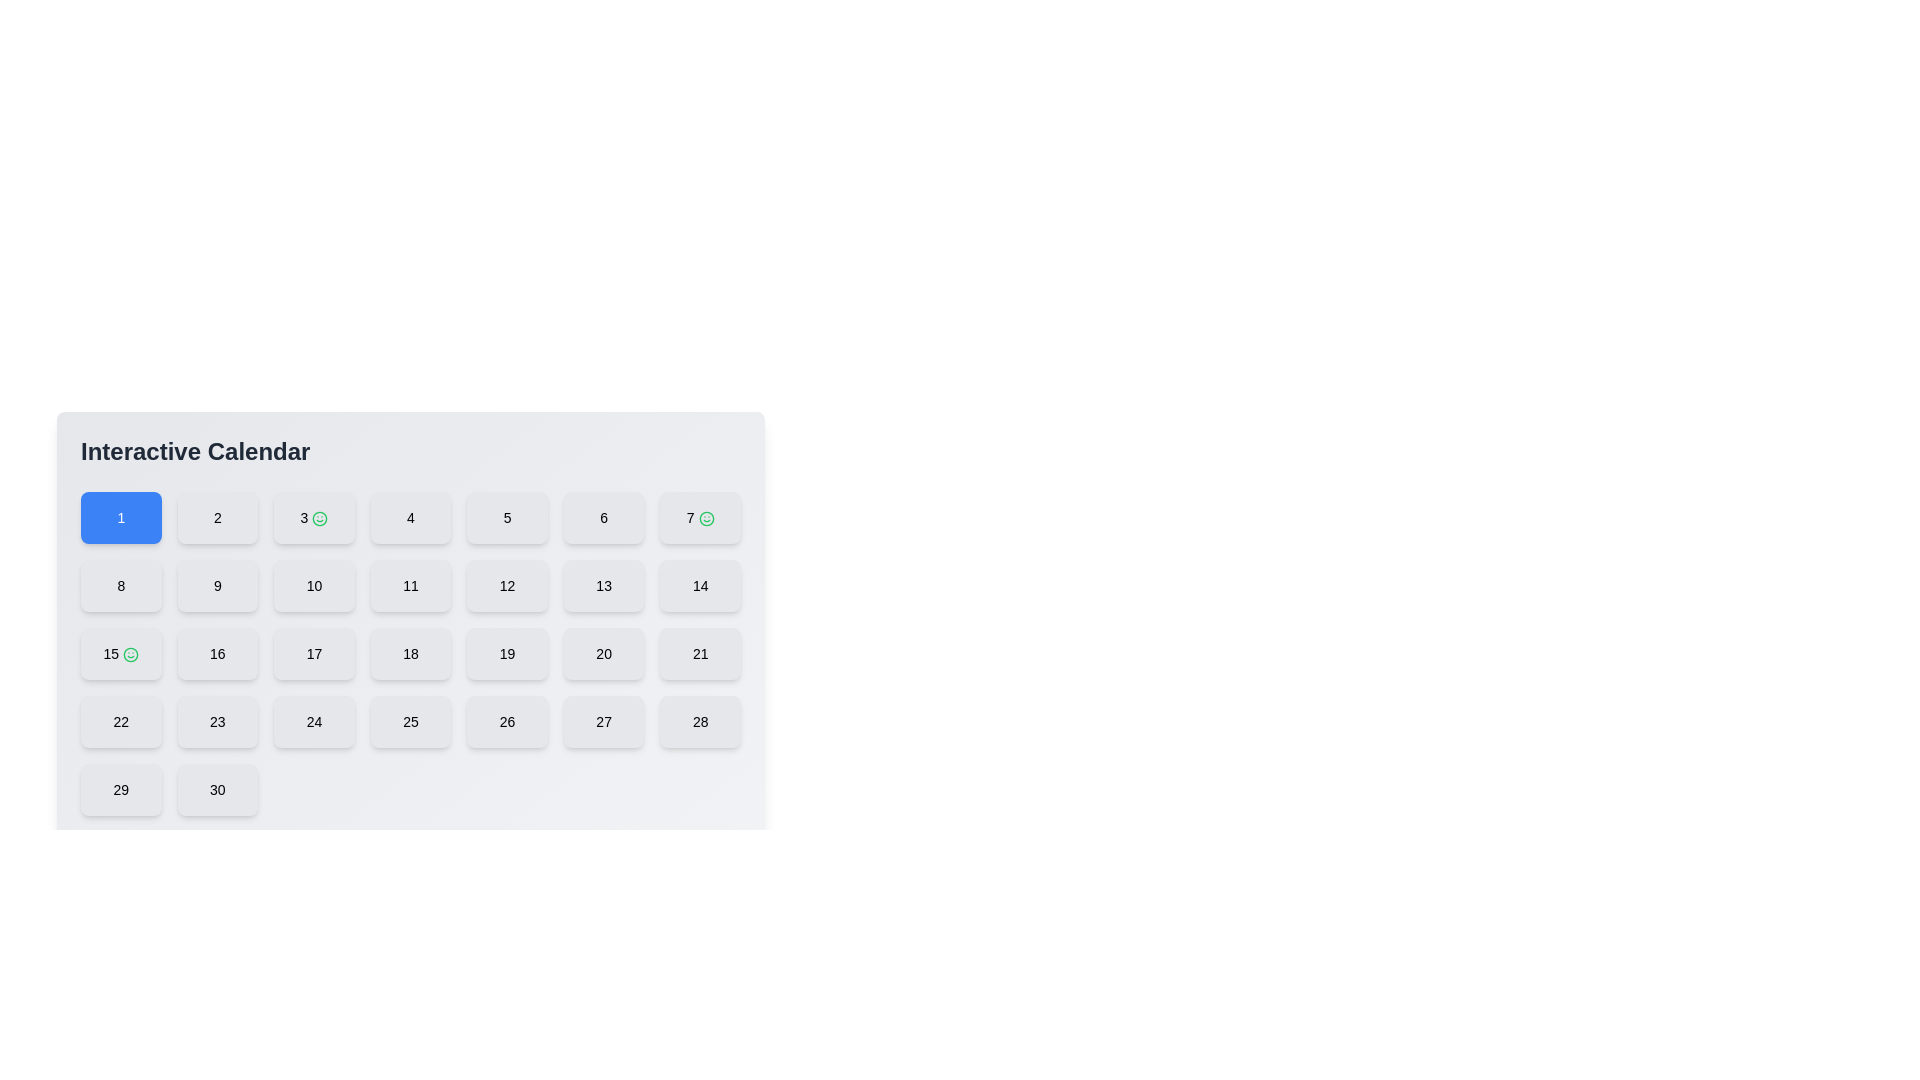  Describe the element at coordinates (120, 585) in the screenshot. I see `the button labeled '8', which is a rounded rectangular component with a light gray background and centered text` at that location.